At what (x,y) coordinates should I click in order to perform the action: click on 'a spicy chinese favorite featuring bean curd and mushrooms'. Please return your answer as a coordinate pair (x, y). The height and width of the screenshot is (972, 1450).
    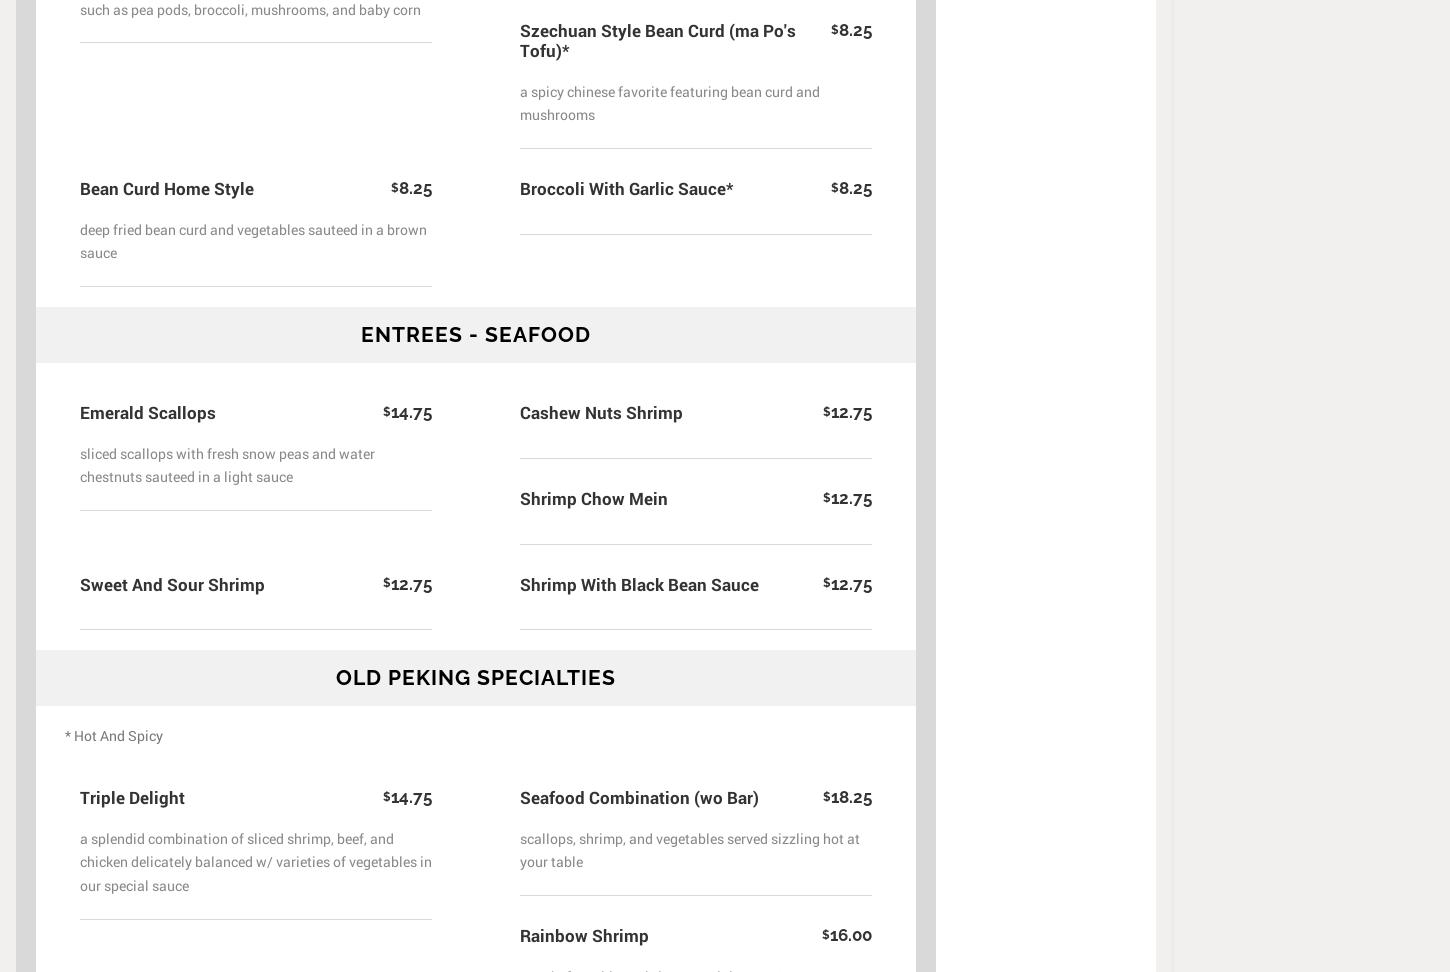
    Looking at the image, I should click on (669, 102).